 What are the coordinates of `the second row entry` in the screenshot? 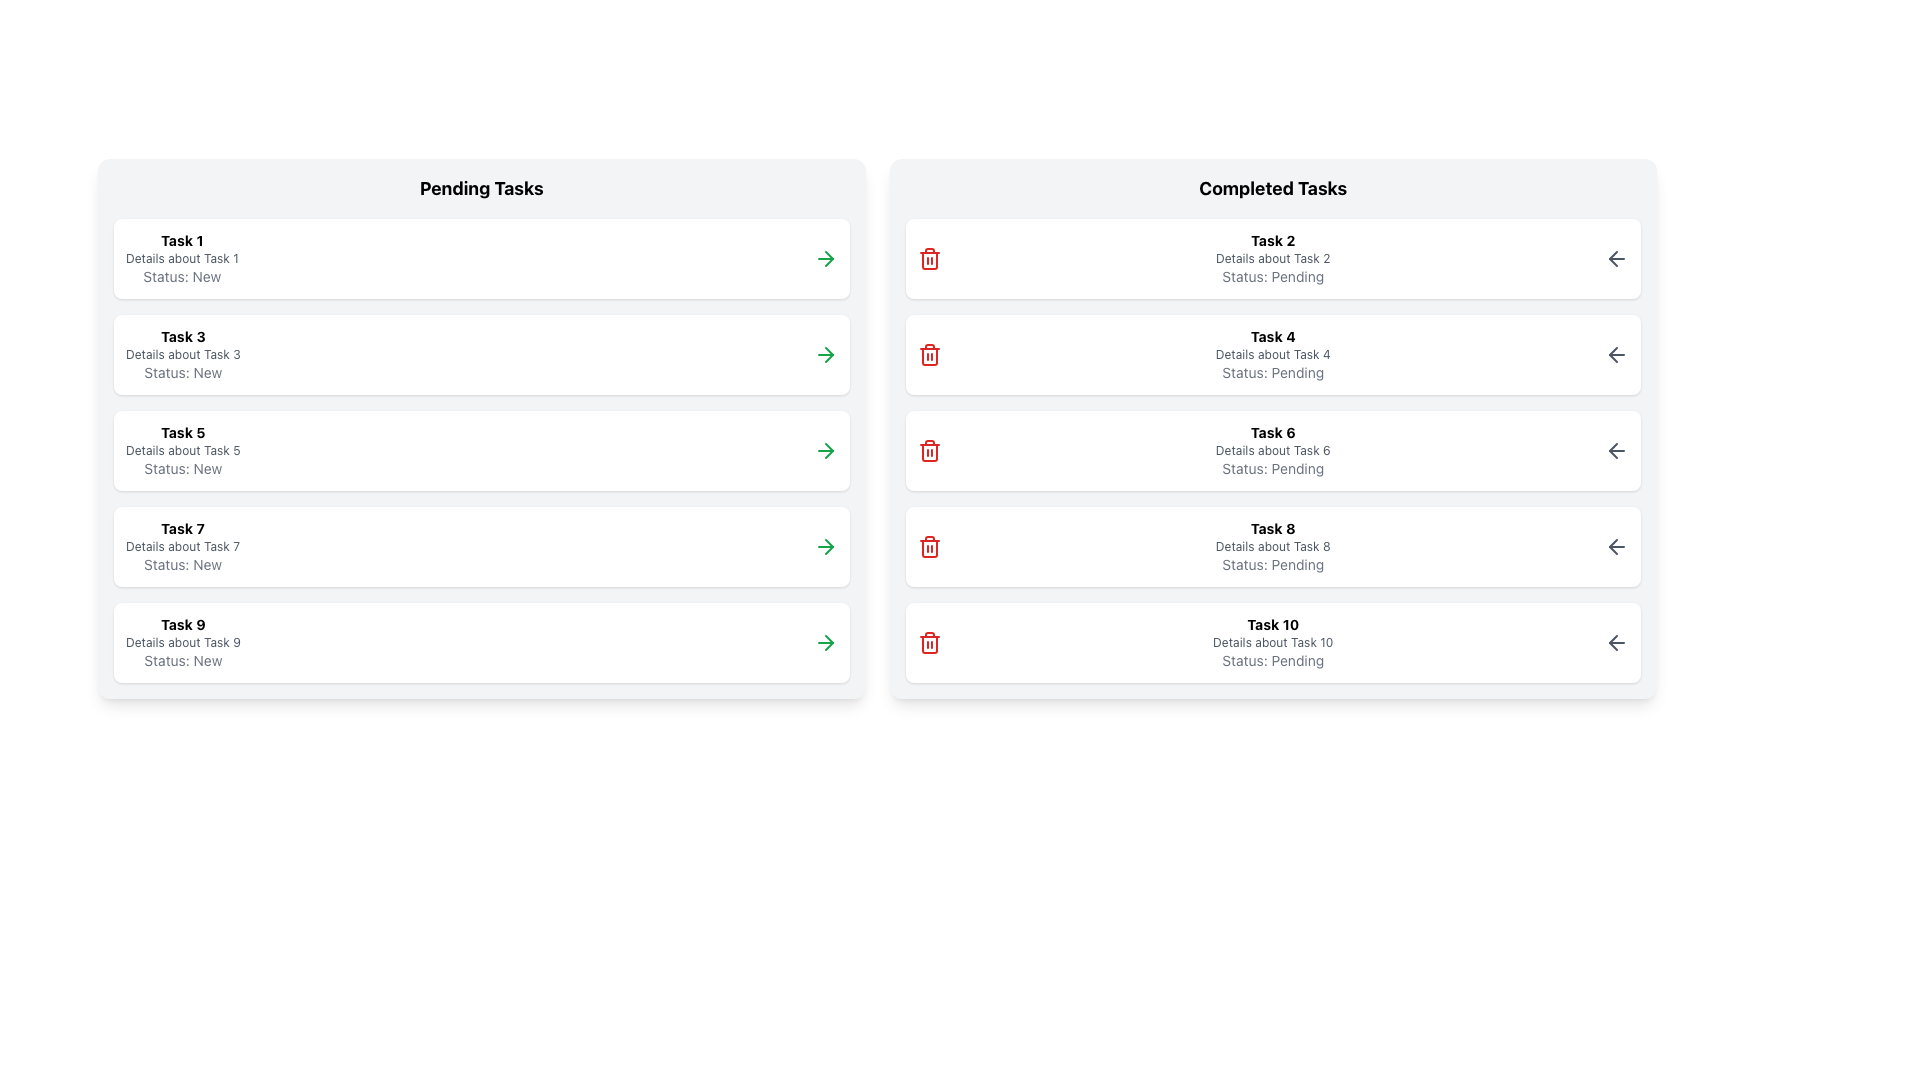 It's located at (183, 353).